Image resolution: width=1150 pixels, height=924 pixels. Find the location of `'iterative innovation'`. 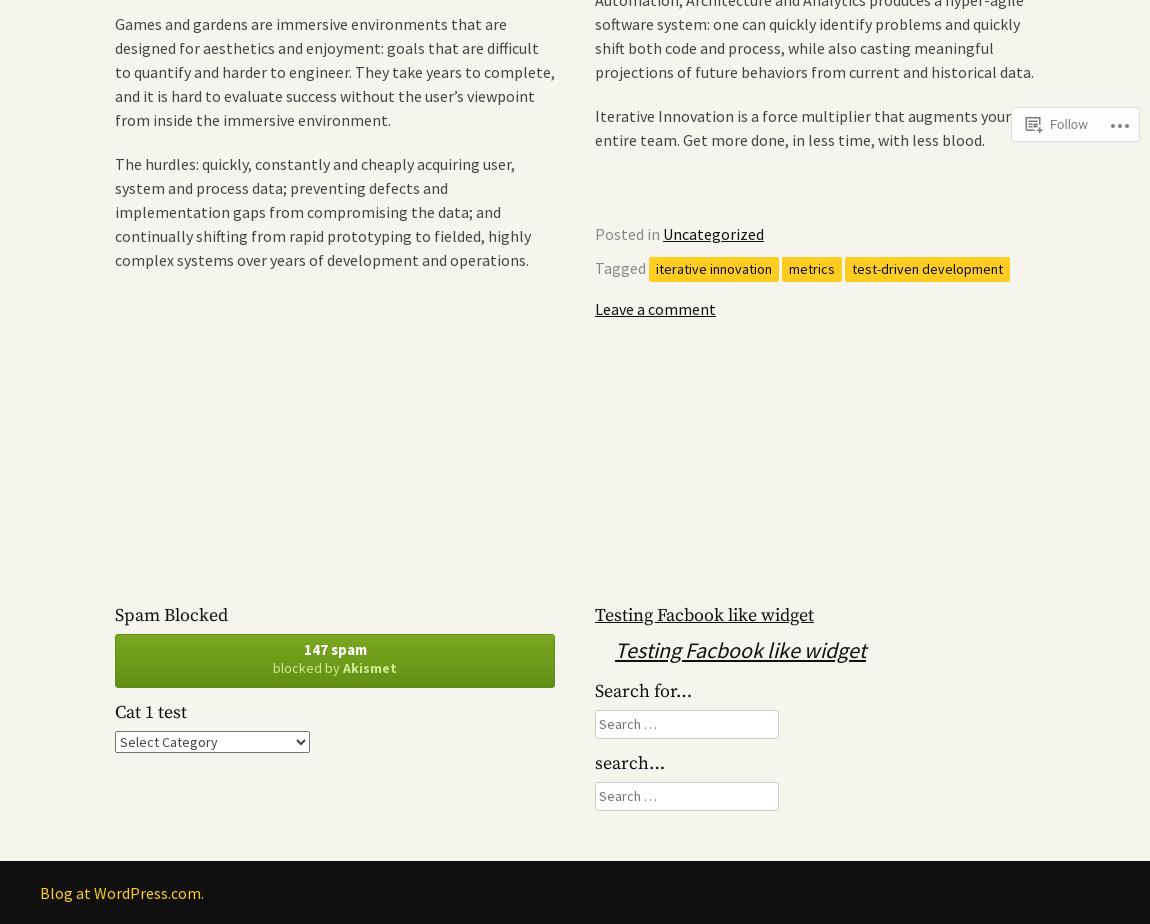

'iterative innovation' is located at coordinates (654, 267).